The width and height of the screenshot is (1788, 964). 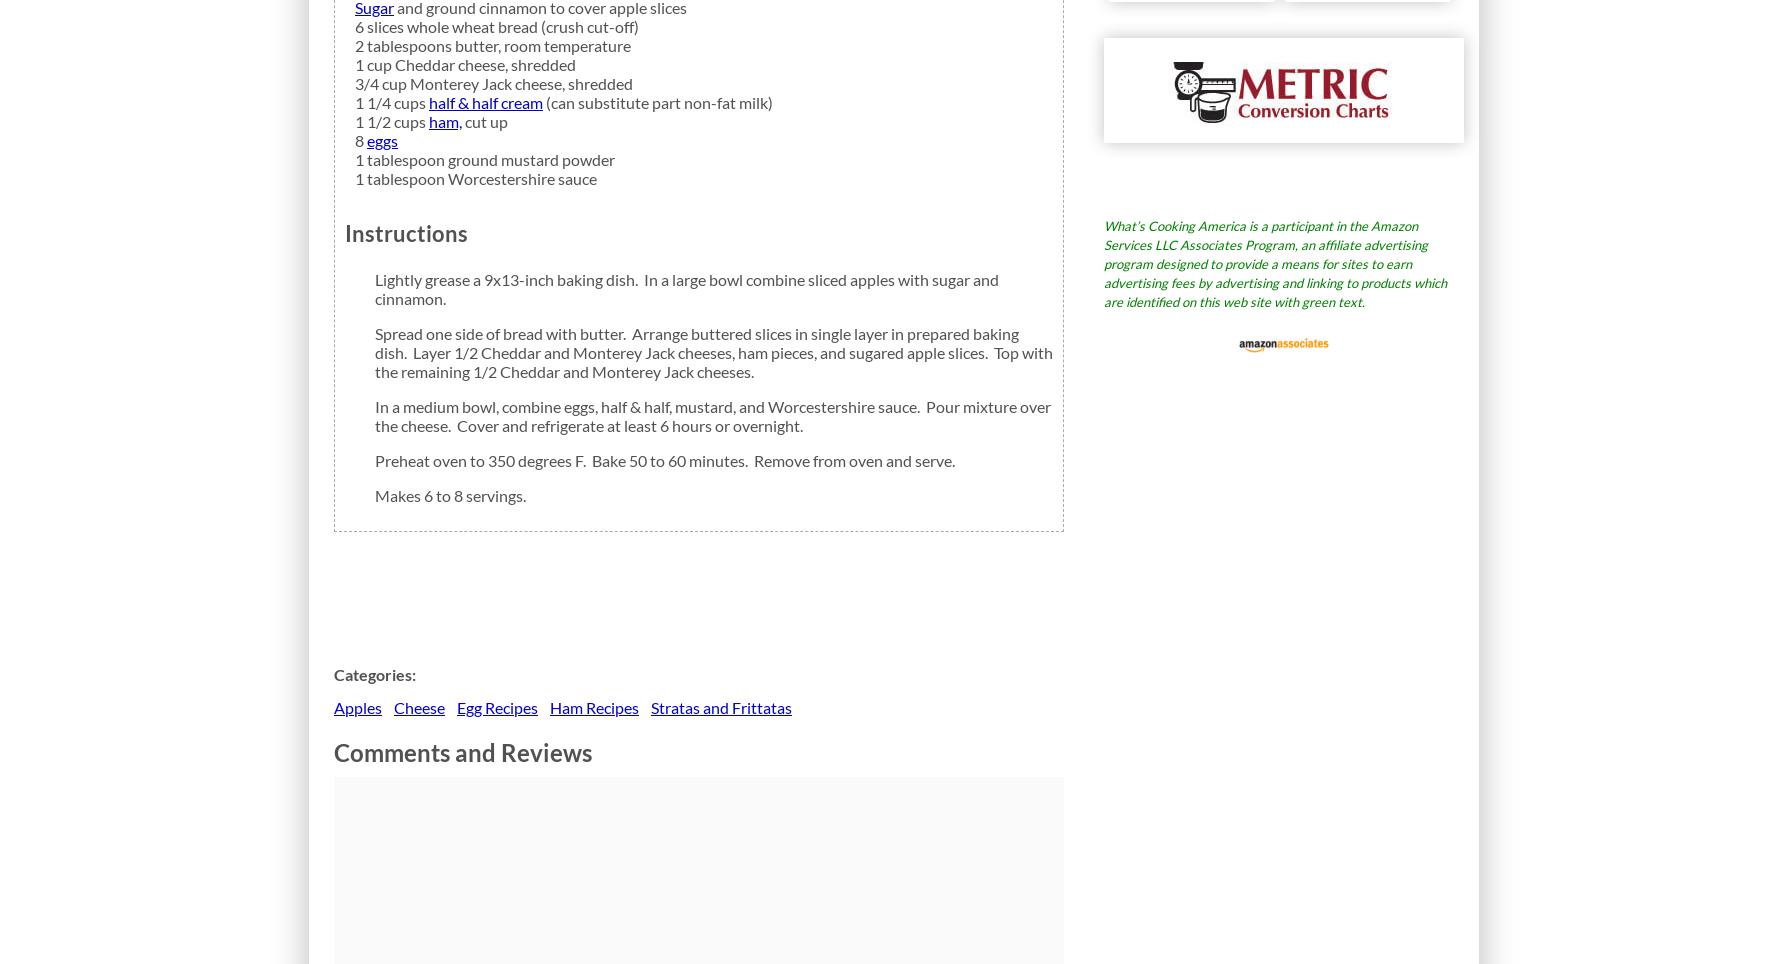 What do you see at coordinates (462, 751) in the screenshot?
I see `'Comments and Reviews'` at bounding box center [462, 751].